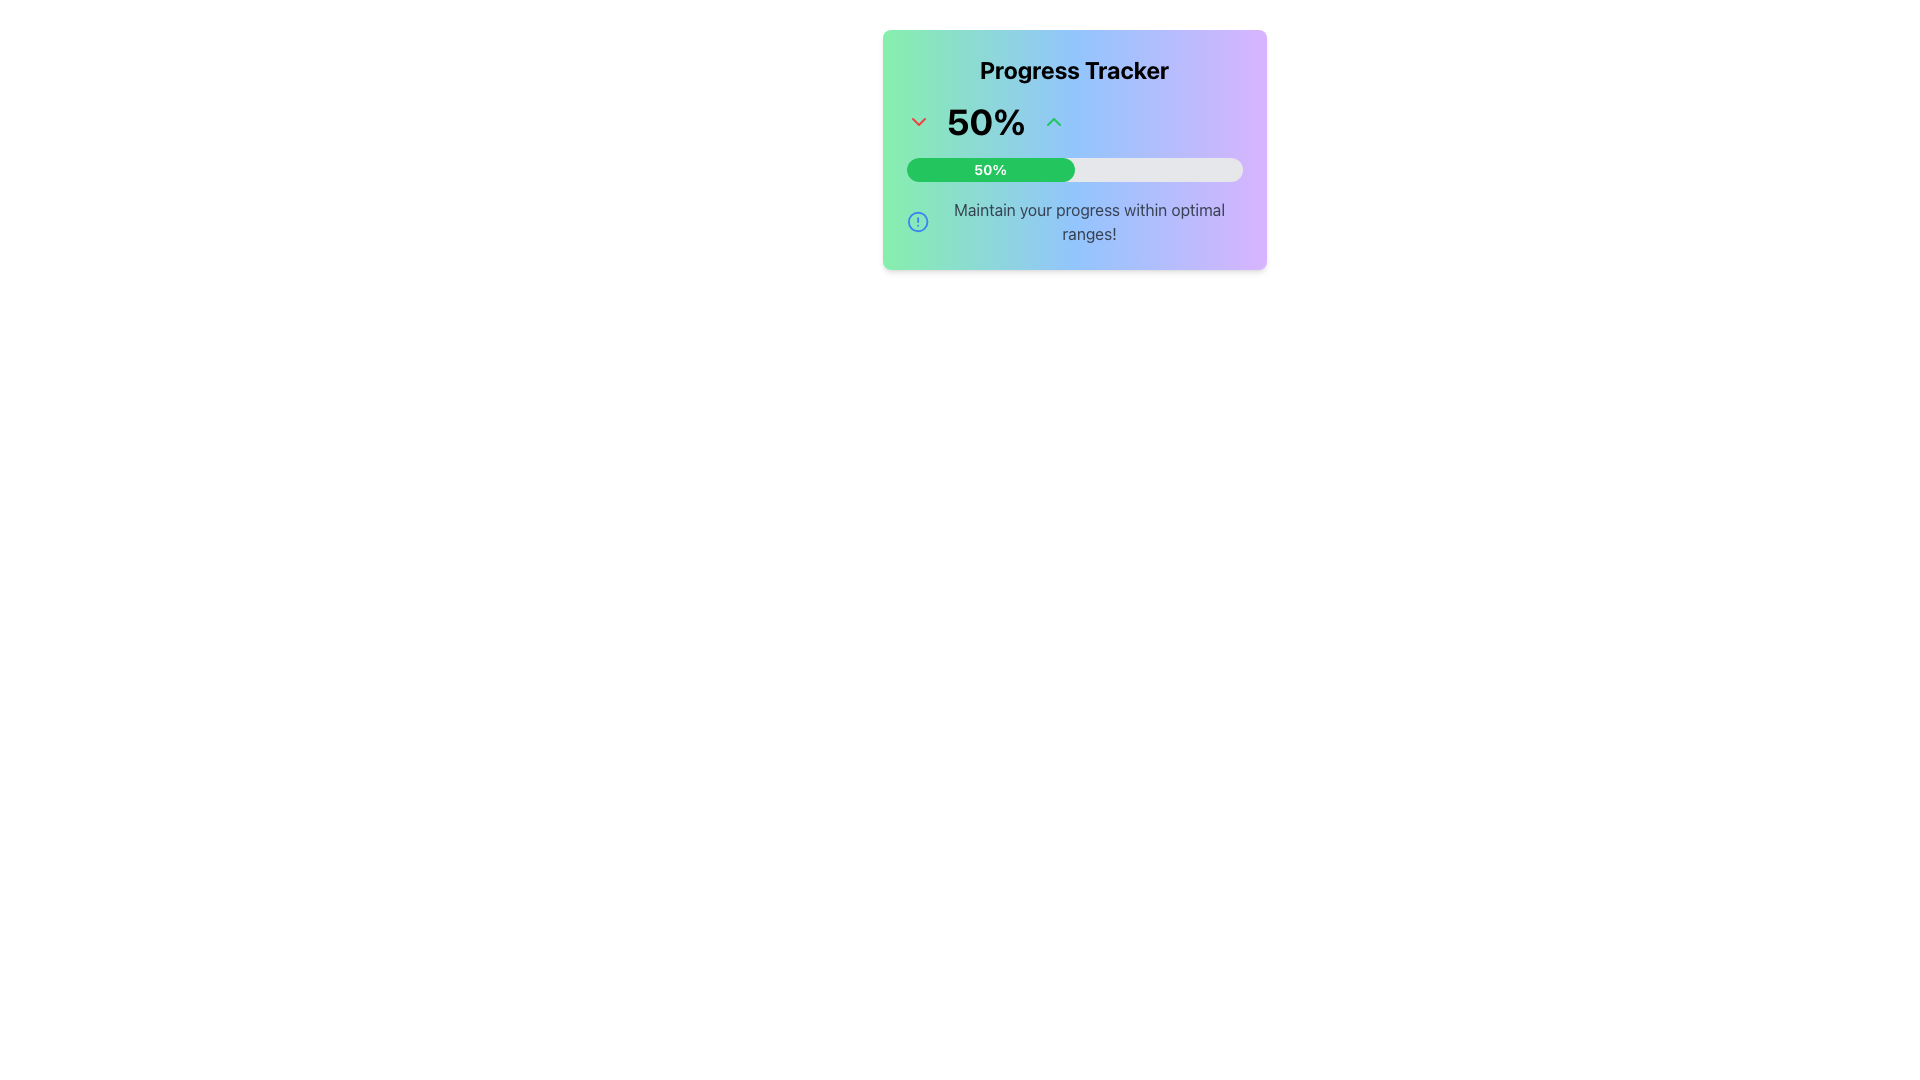 The image size is (1920, 1080). What do you see at coordinates (916, 222) in the screenshot?
I see `the small SVG circle element with a blue outline and greenish background, located within the alert icon in the bottom-left segment of the progress tracking widget` at bounding box center [916, 222].